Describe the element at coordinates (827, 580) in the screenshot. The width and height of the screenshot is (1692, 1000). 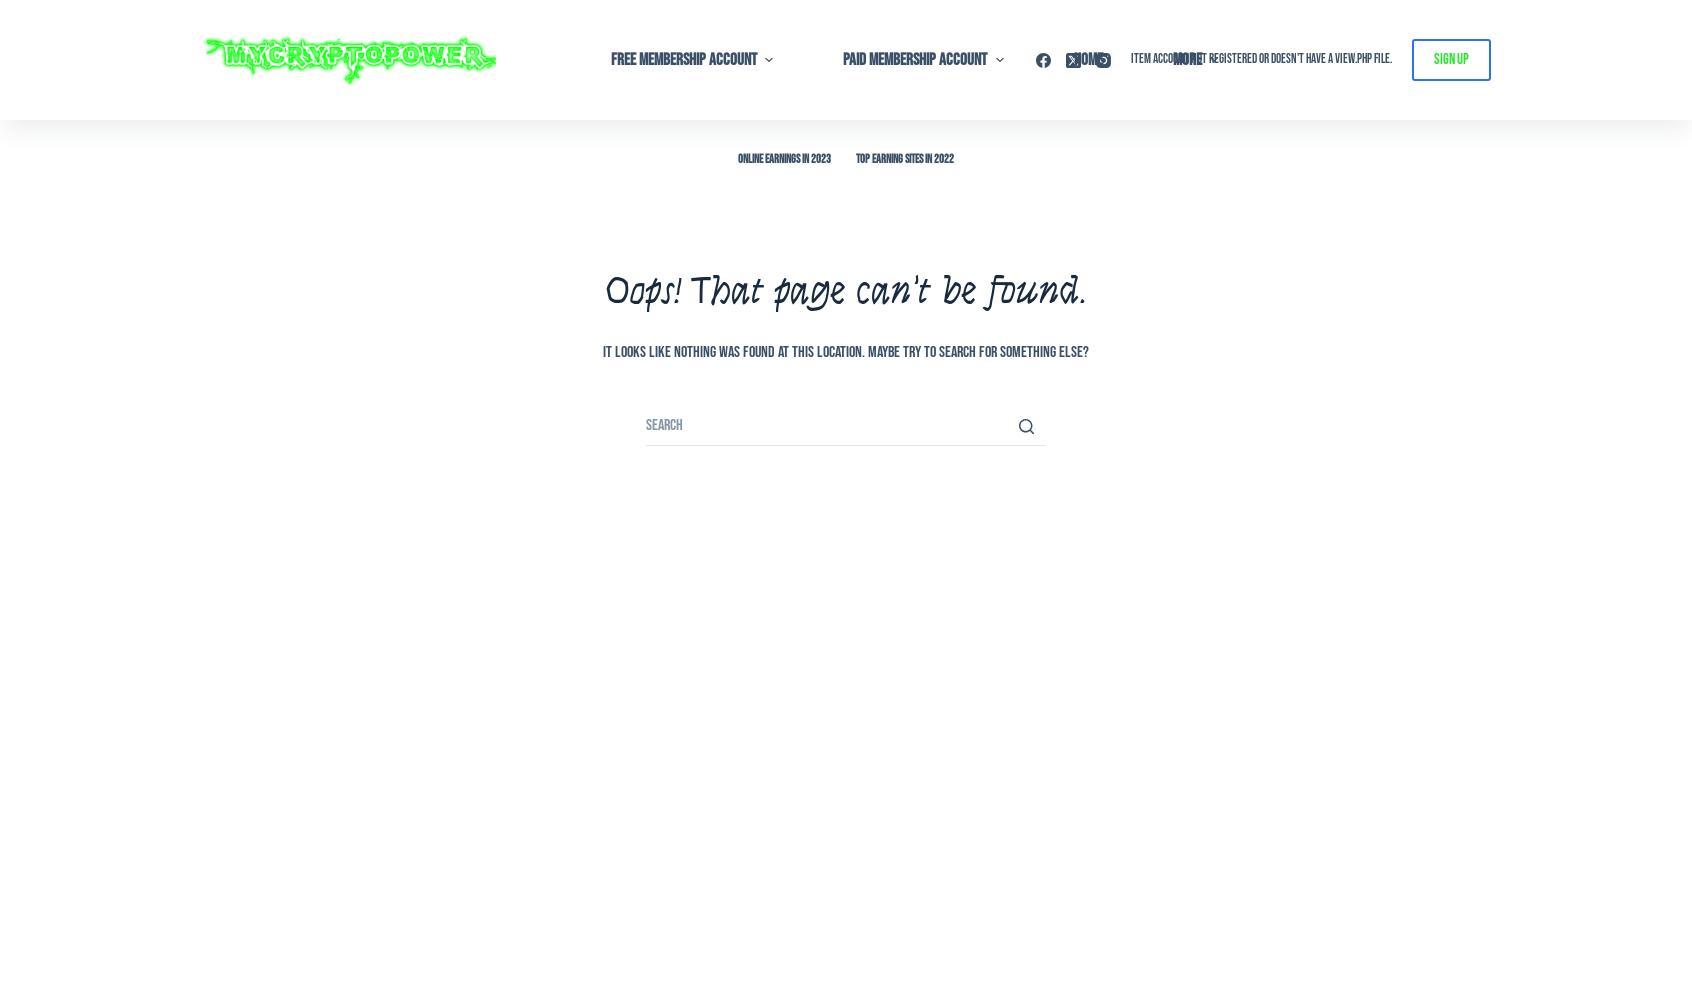
I see `'13 – Referrals – Affiliates'` at that location.